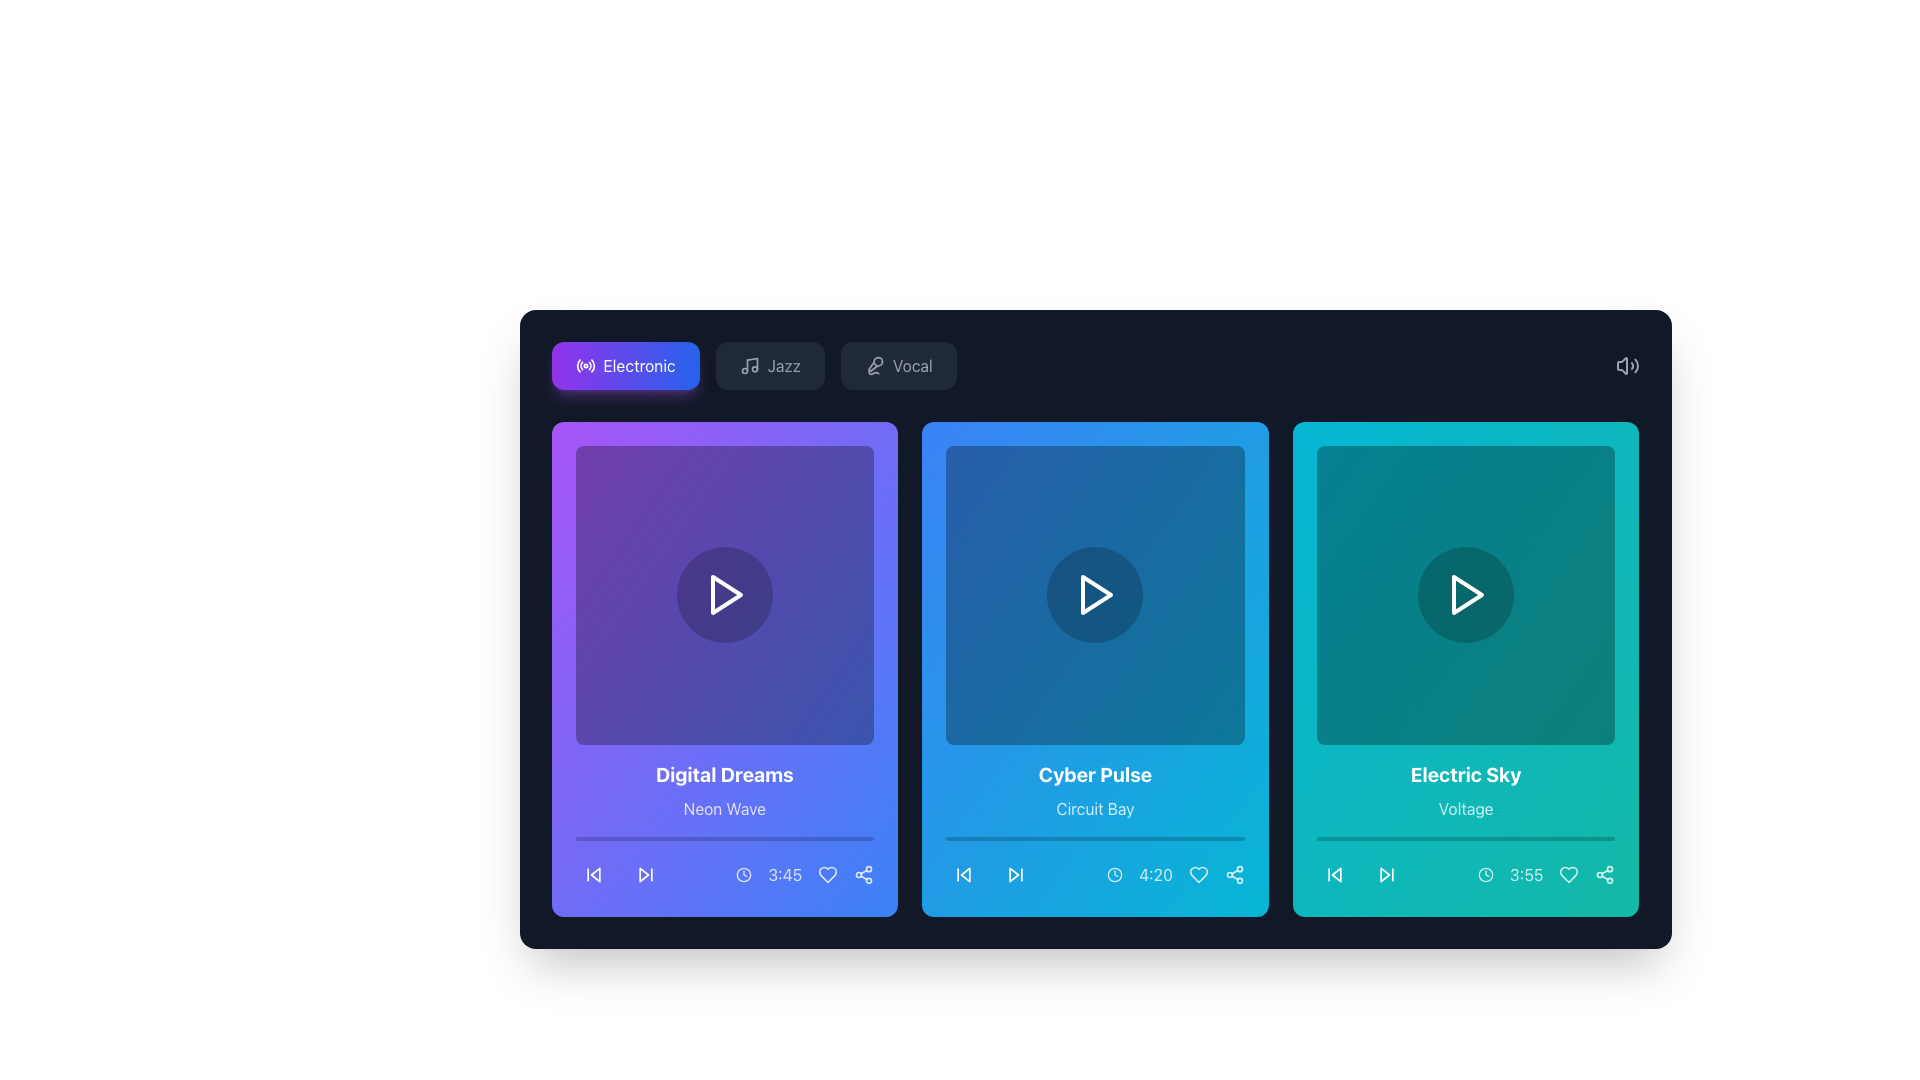 This screenshot has height=1080, width=1920. Describe the element at coordinates (1466, 773) in the screenshot. I see `the text label displaying 'Electric Sky' in a bold, extra-large font located at the bottom of the third card in a three-card layout` at that location.